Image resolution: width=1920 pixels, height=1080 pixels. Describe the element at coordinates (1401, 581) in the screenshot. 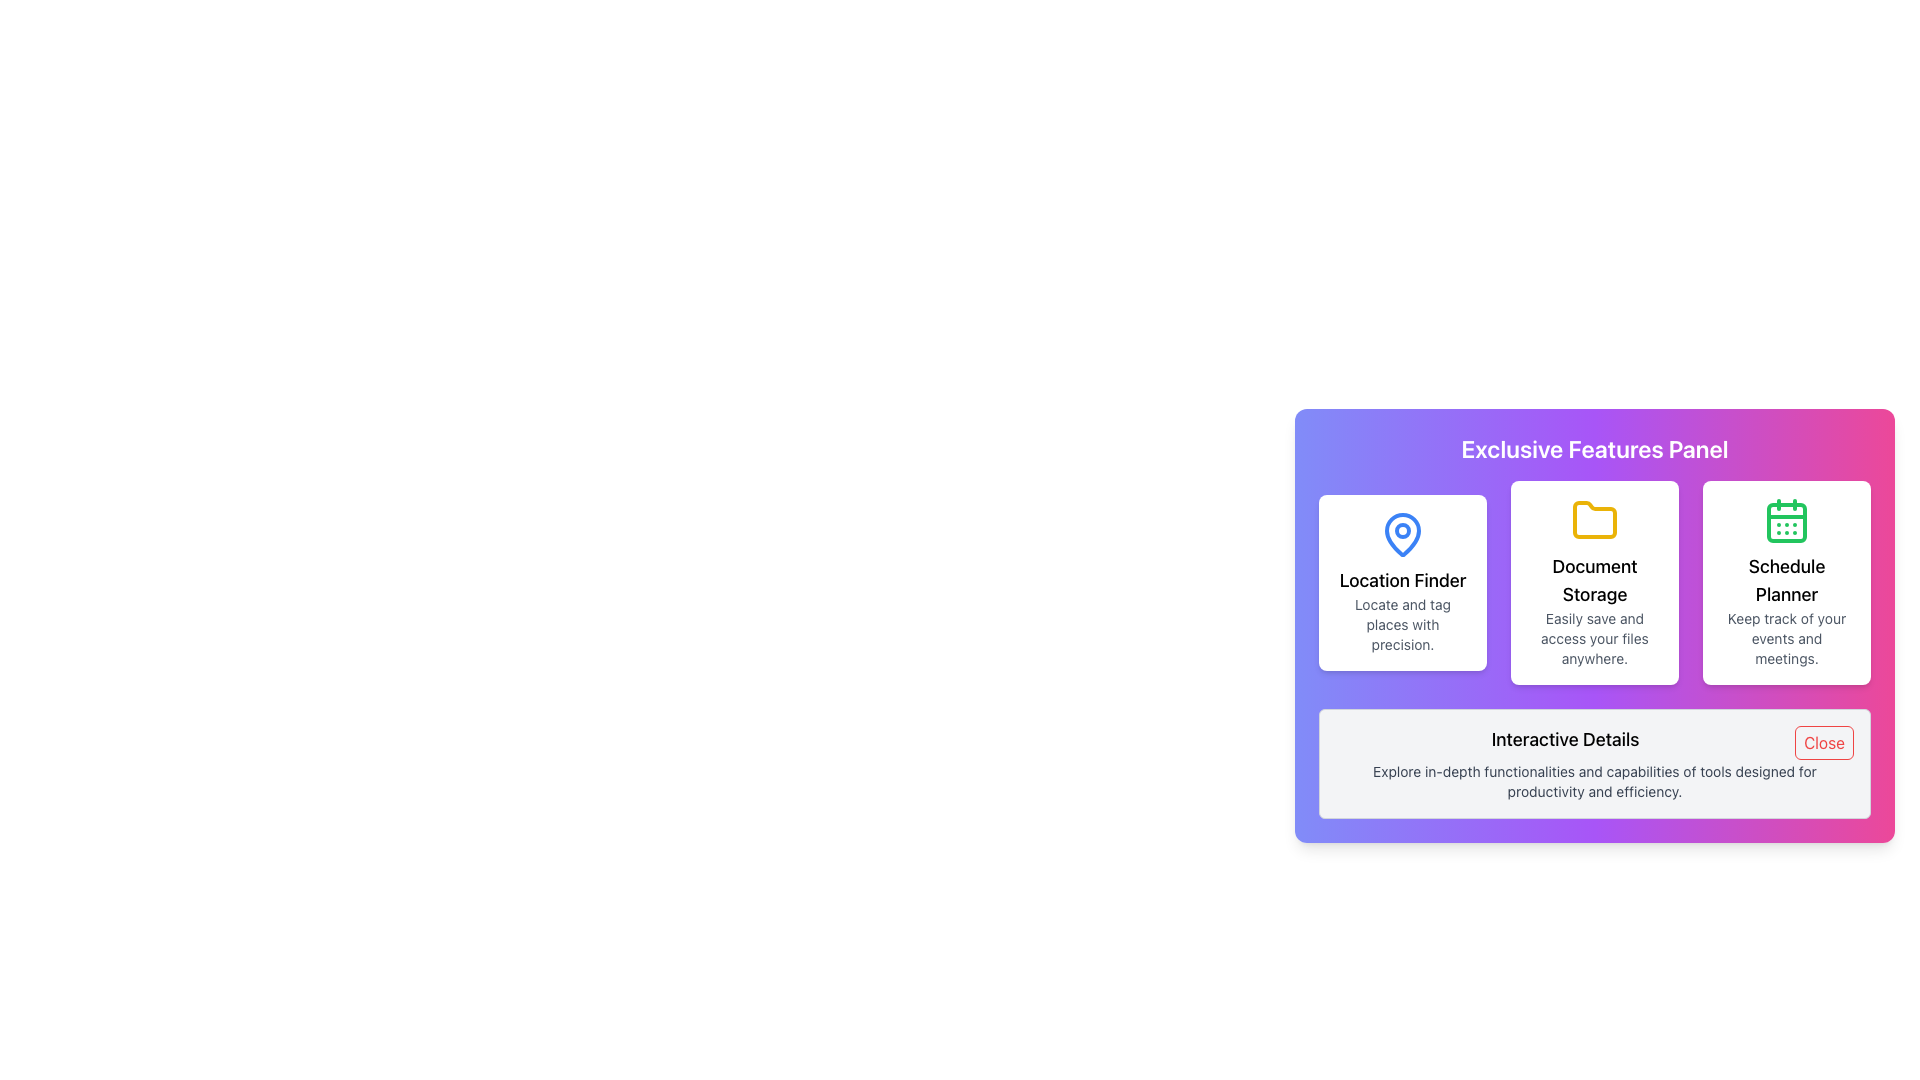

I see `text content of the 'Location Finder' text component, which is displayed in bold, medium-sized font and is centered below a location pin icon` at that location.